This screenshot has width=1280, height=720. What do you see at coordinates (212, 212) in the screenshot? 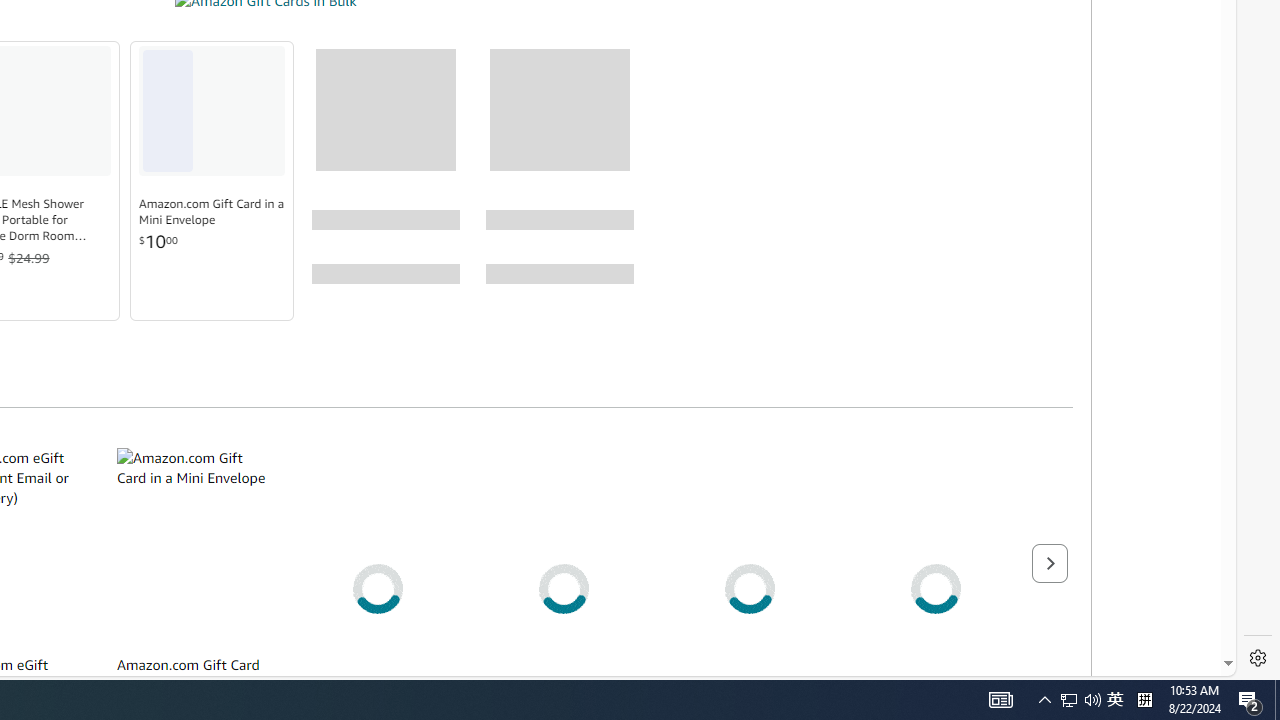
I see `'Amazon.com Gift Card in a Mini Envelope'` at bounding box center [212, 212].